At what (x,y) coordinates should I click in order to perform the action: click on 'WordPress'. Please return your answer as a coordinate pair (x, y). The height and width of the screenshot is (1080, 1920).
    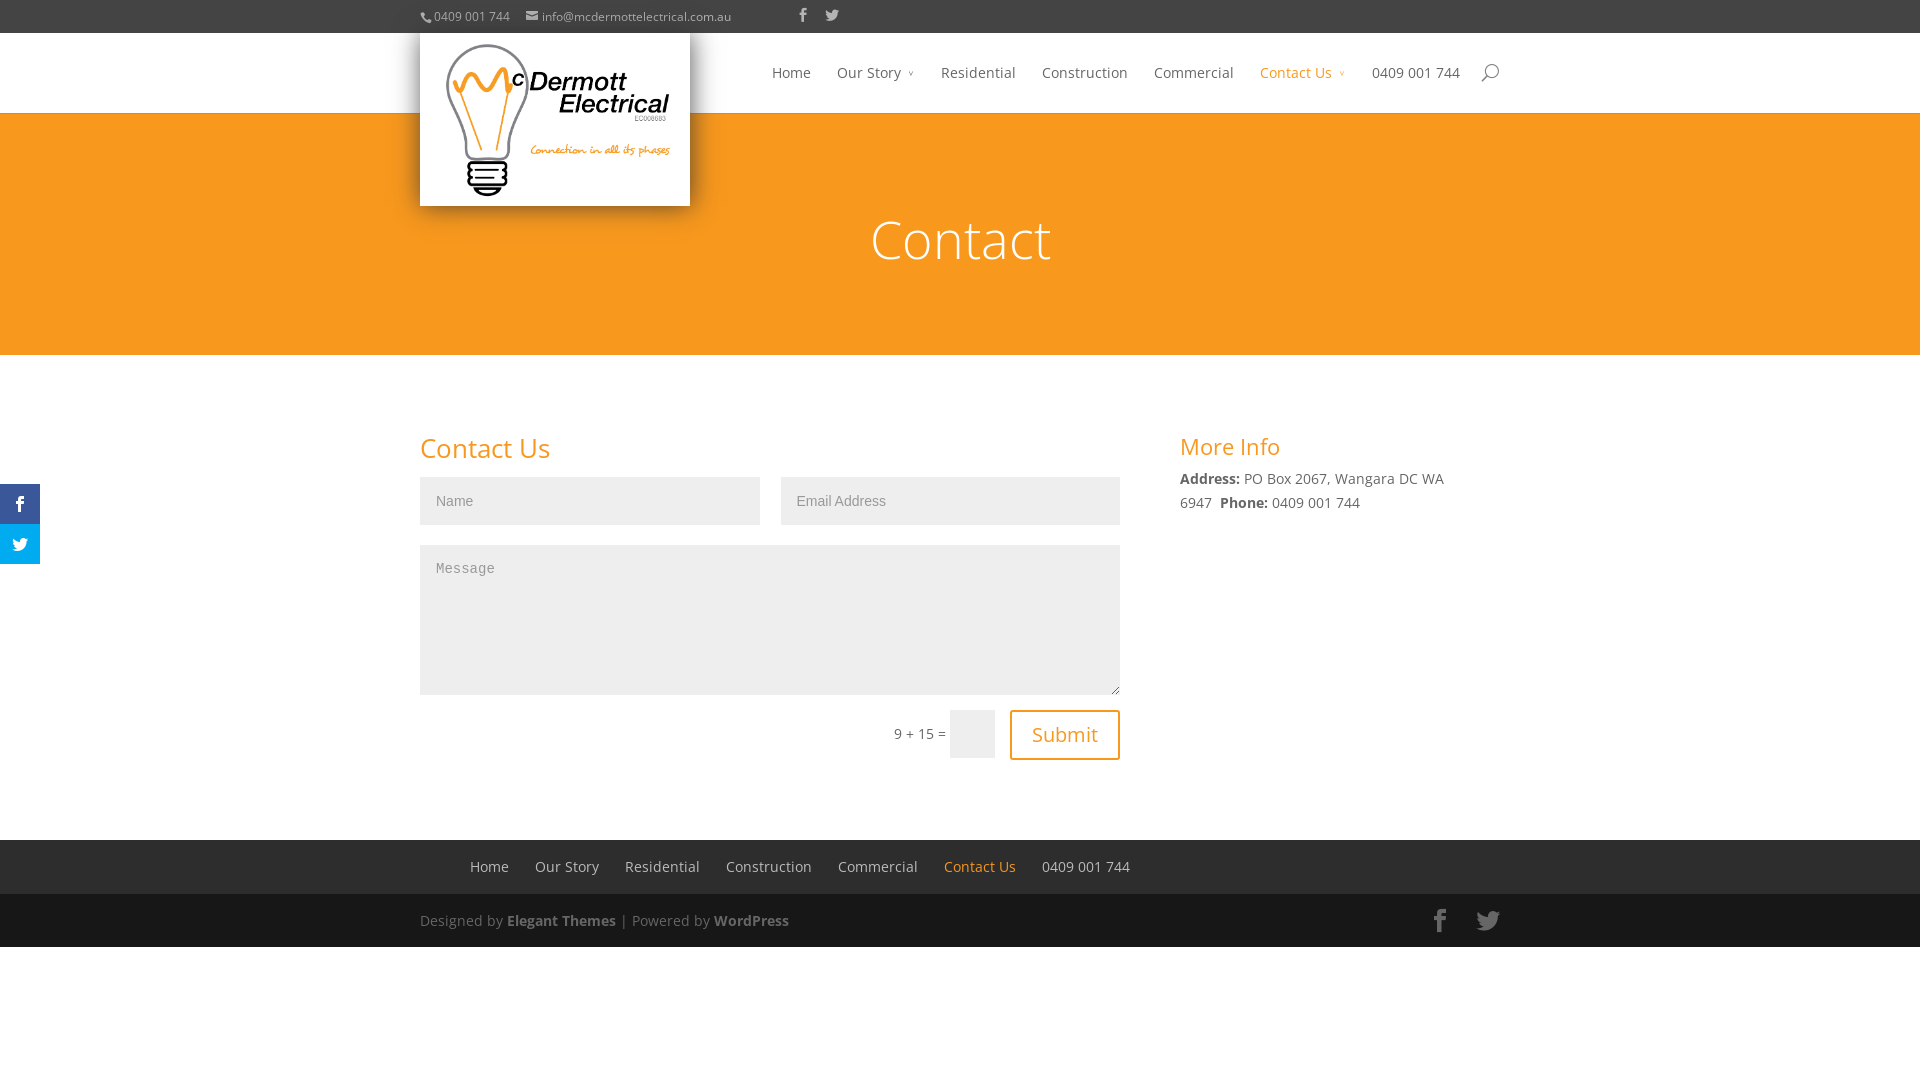
    Looking at the image, I should click on (714, 920).